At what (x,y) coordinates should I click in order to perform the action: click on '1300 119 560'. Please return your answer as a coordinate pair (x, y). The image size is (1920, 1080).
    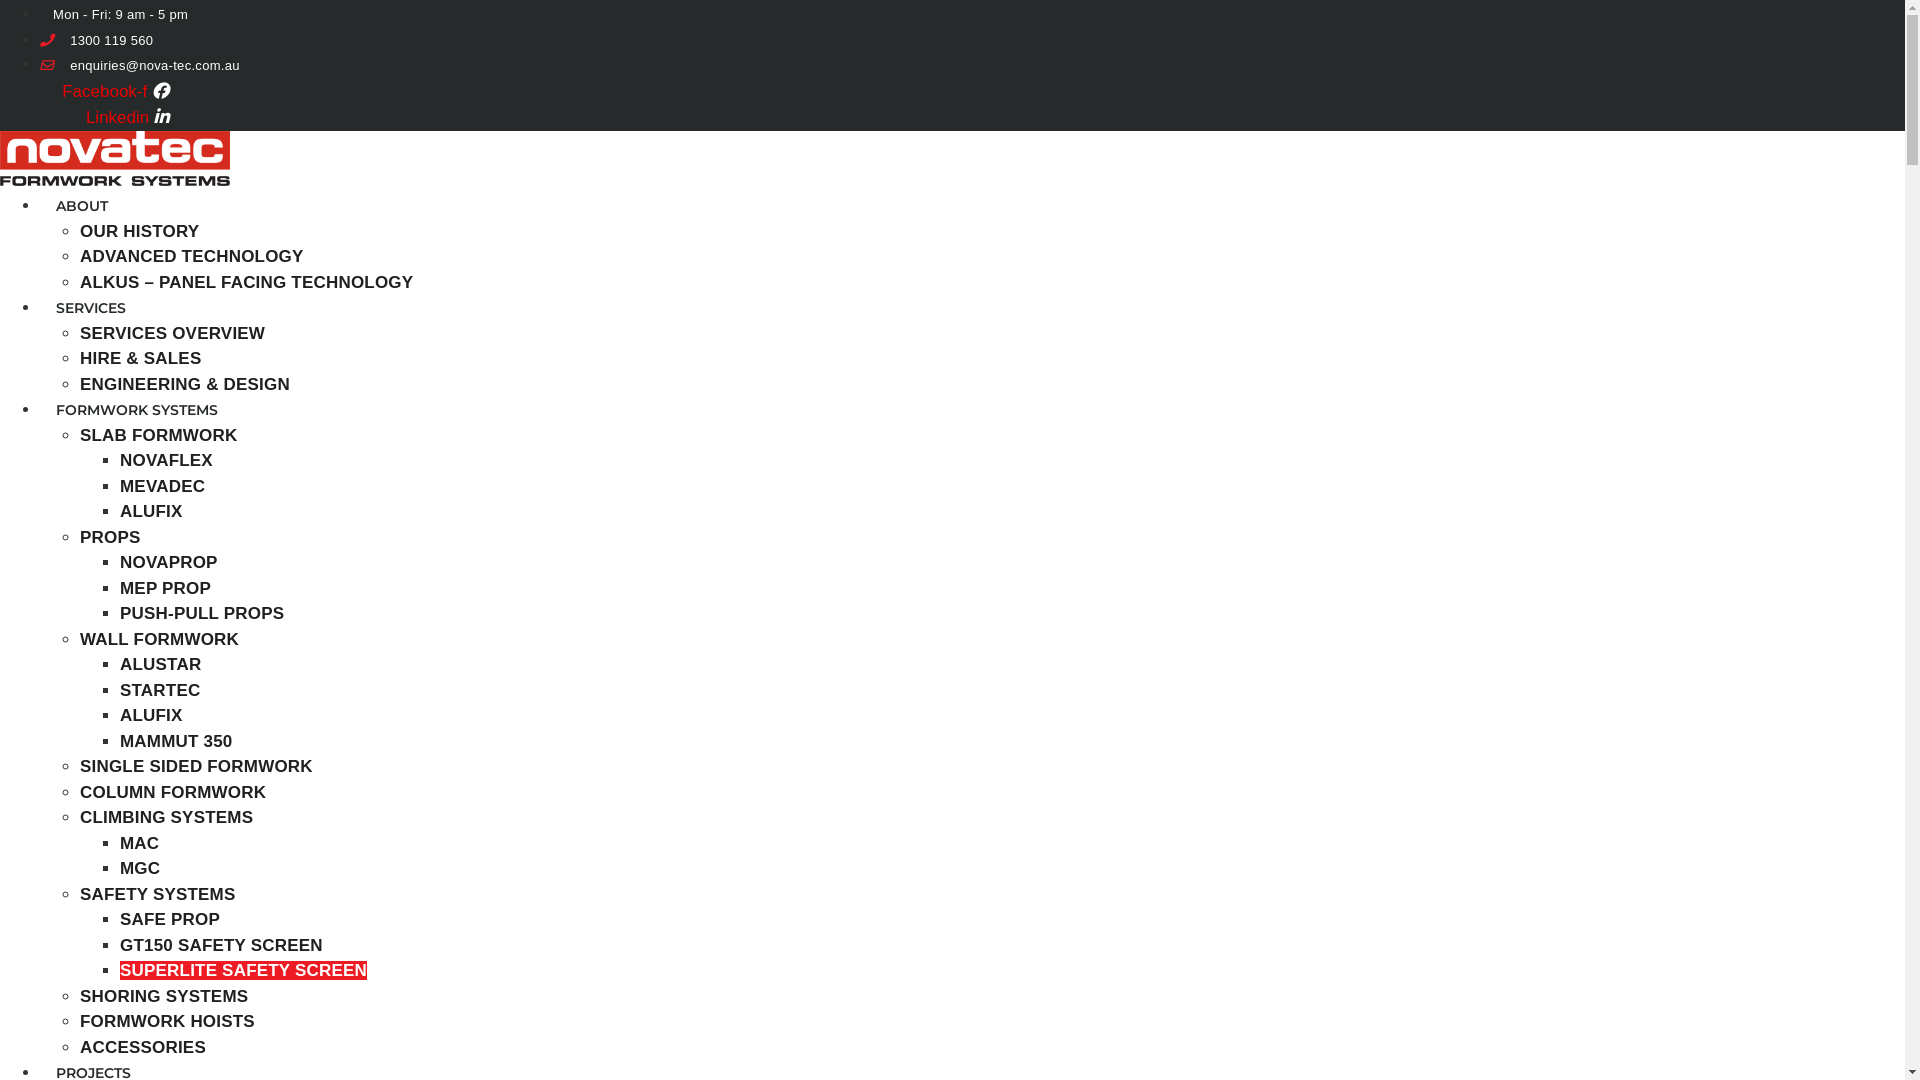
    Looking at the image, I should click on (39, 39).